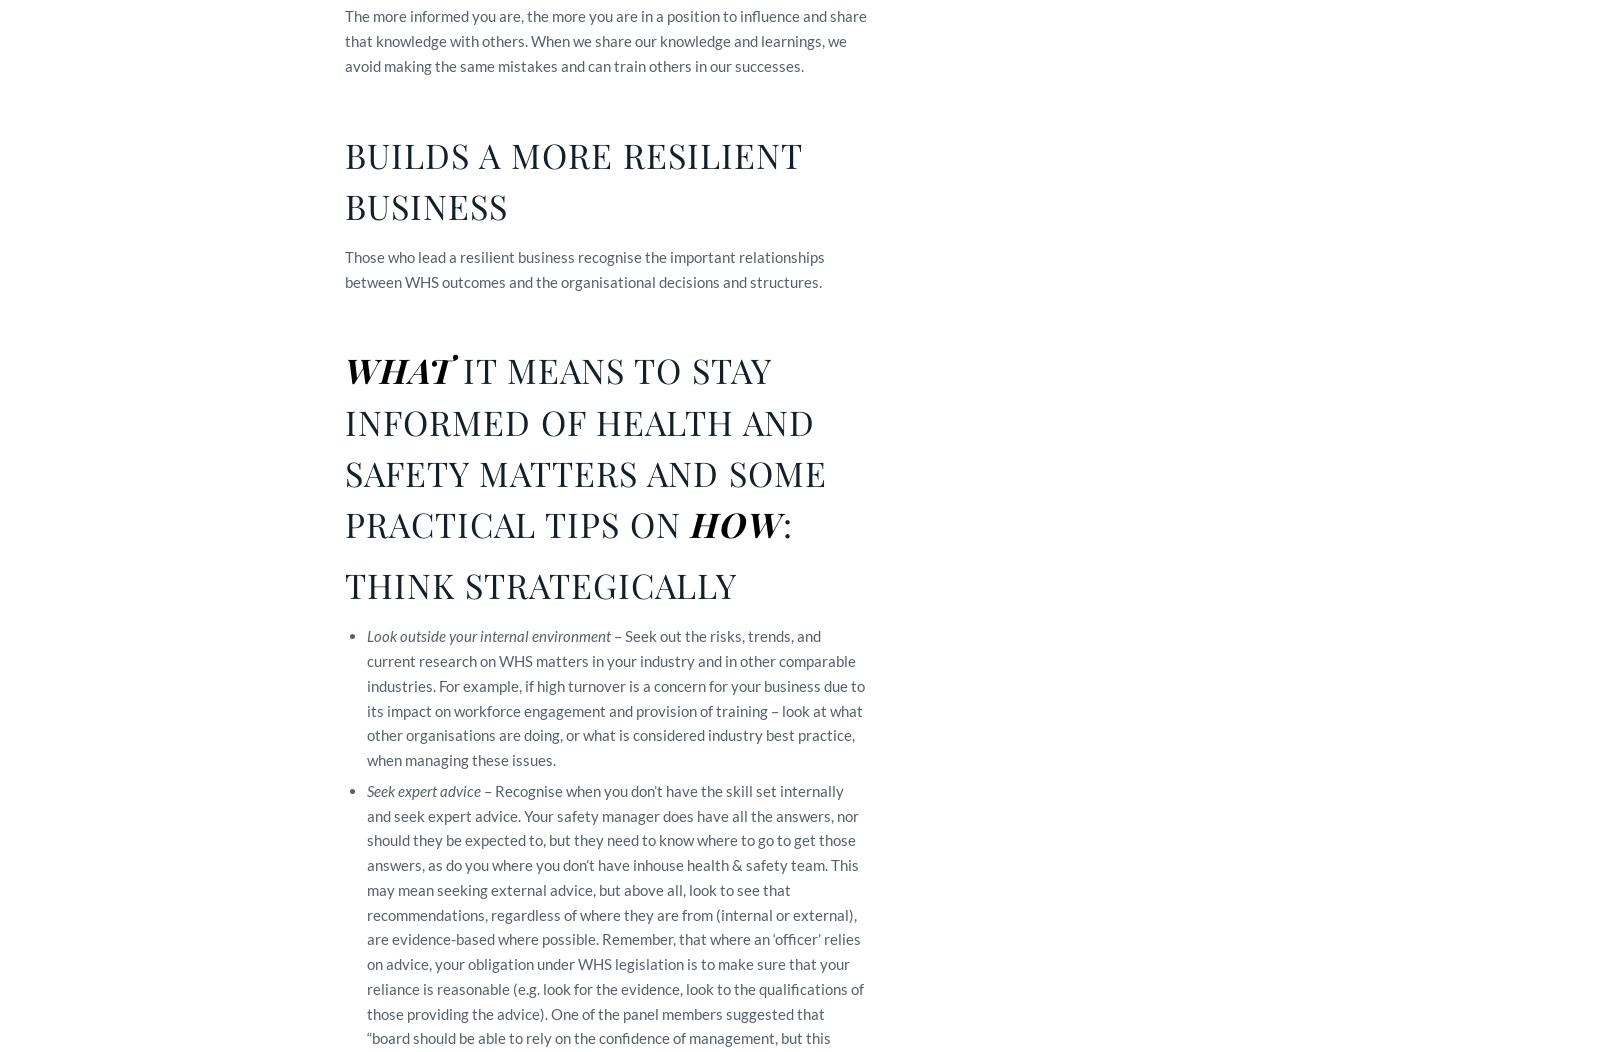 The image size is (1600, 1052). I want to click on 'WHAT', so click(403, 369).